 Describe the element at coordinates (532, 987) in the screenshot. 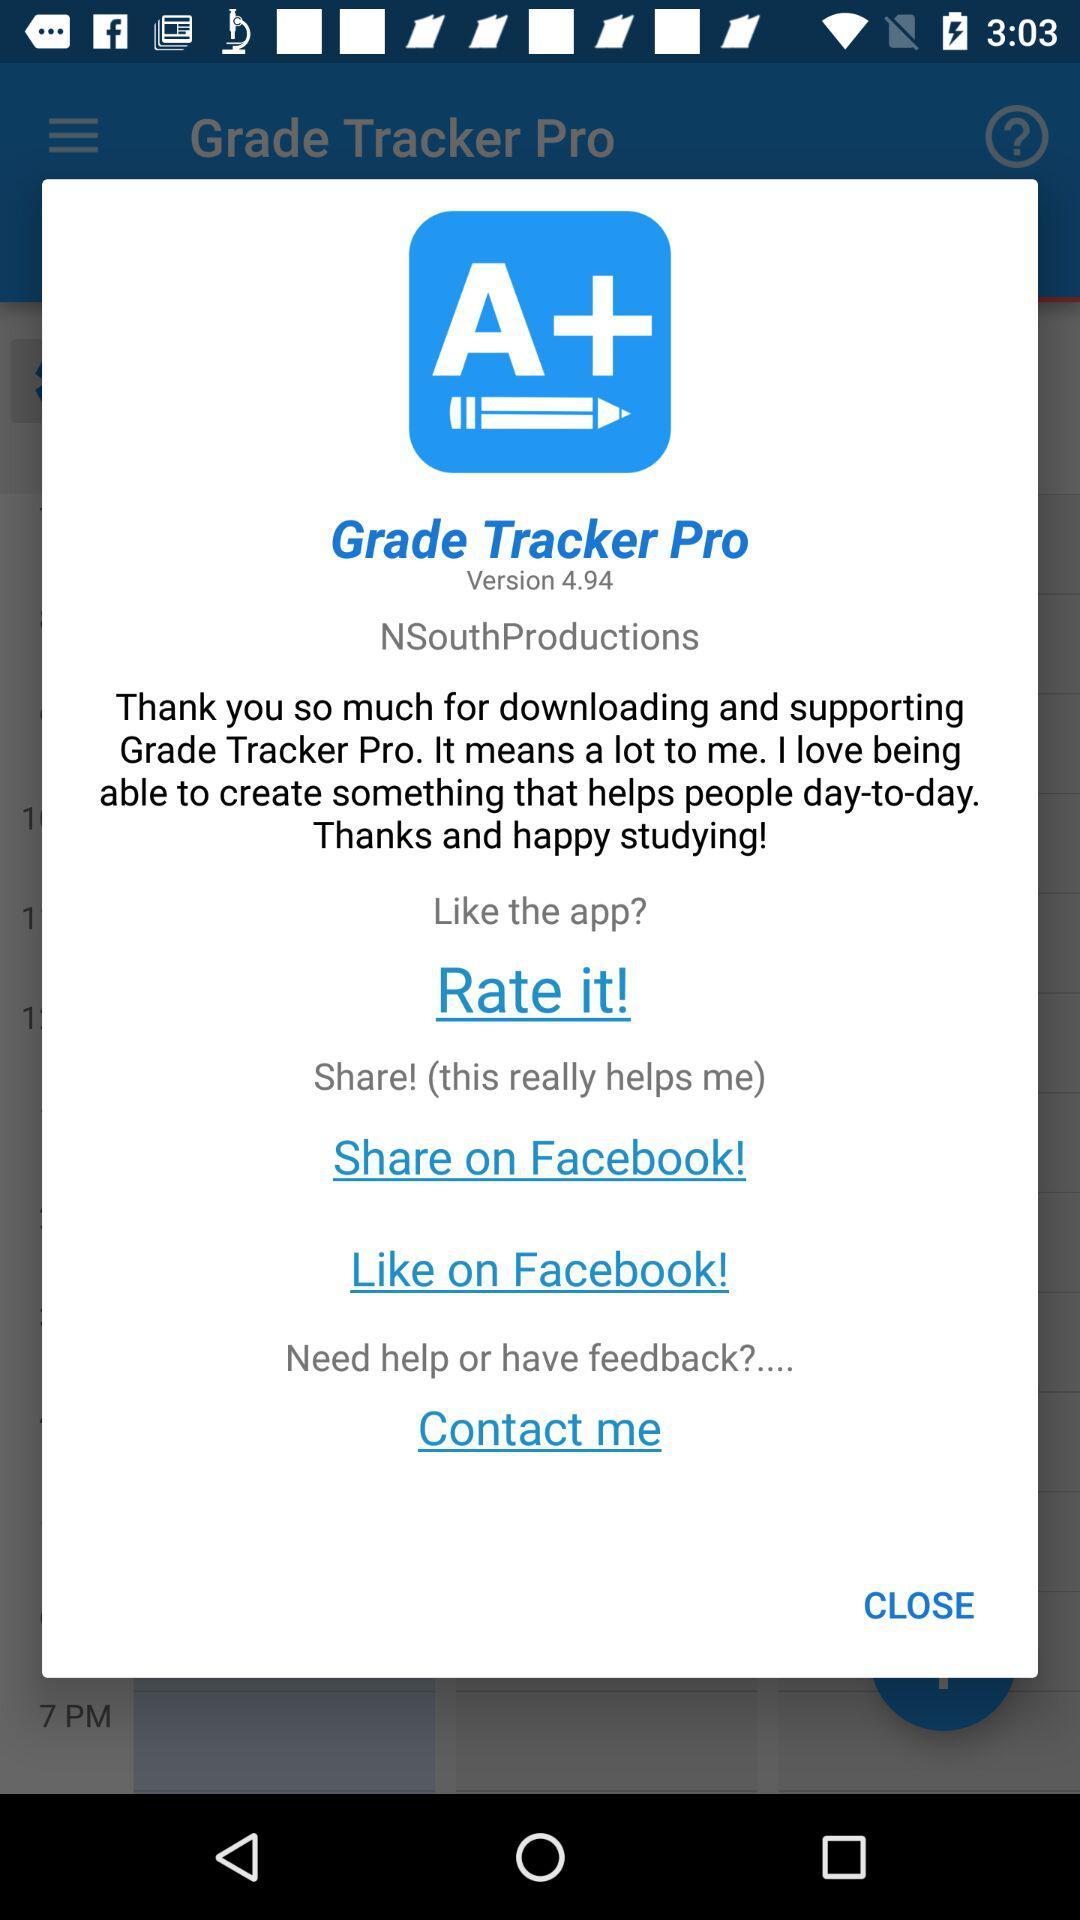

I see `the rate it! icon` at that location.